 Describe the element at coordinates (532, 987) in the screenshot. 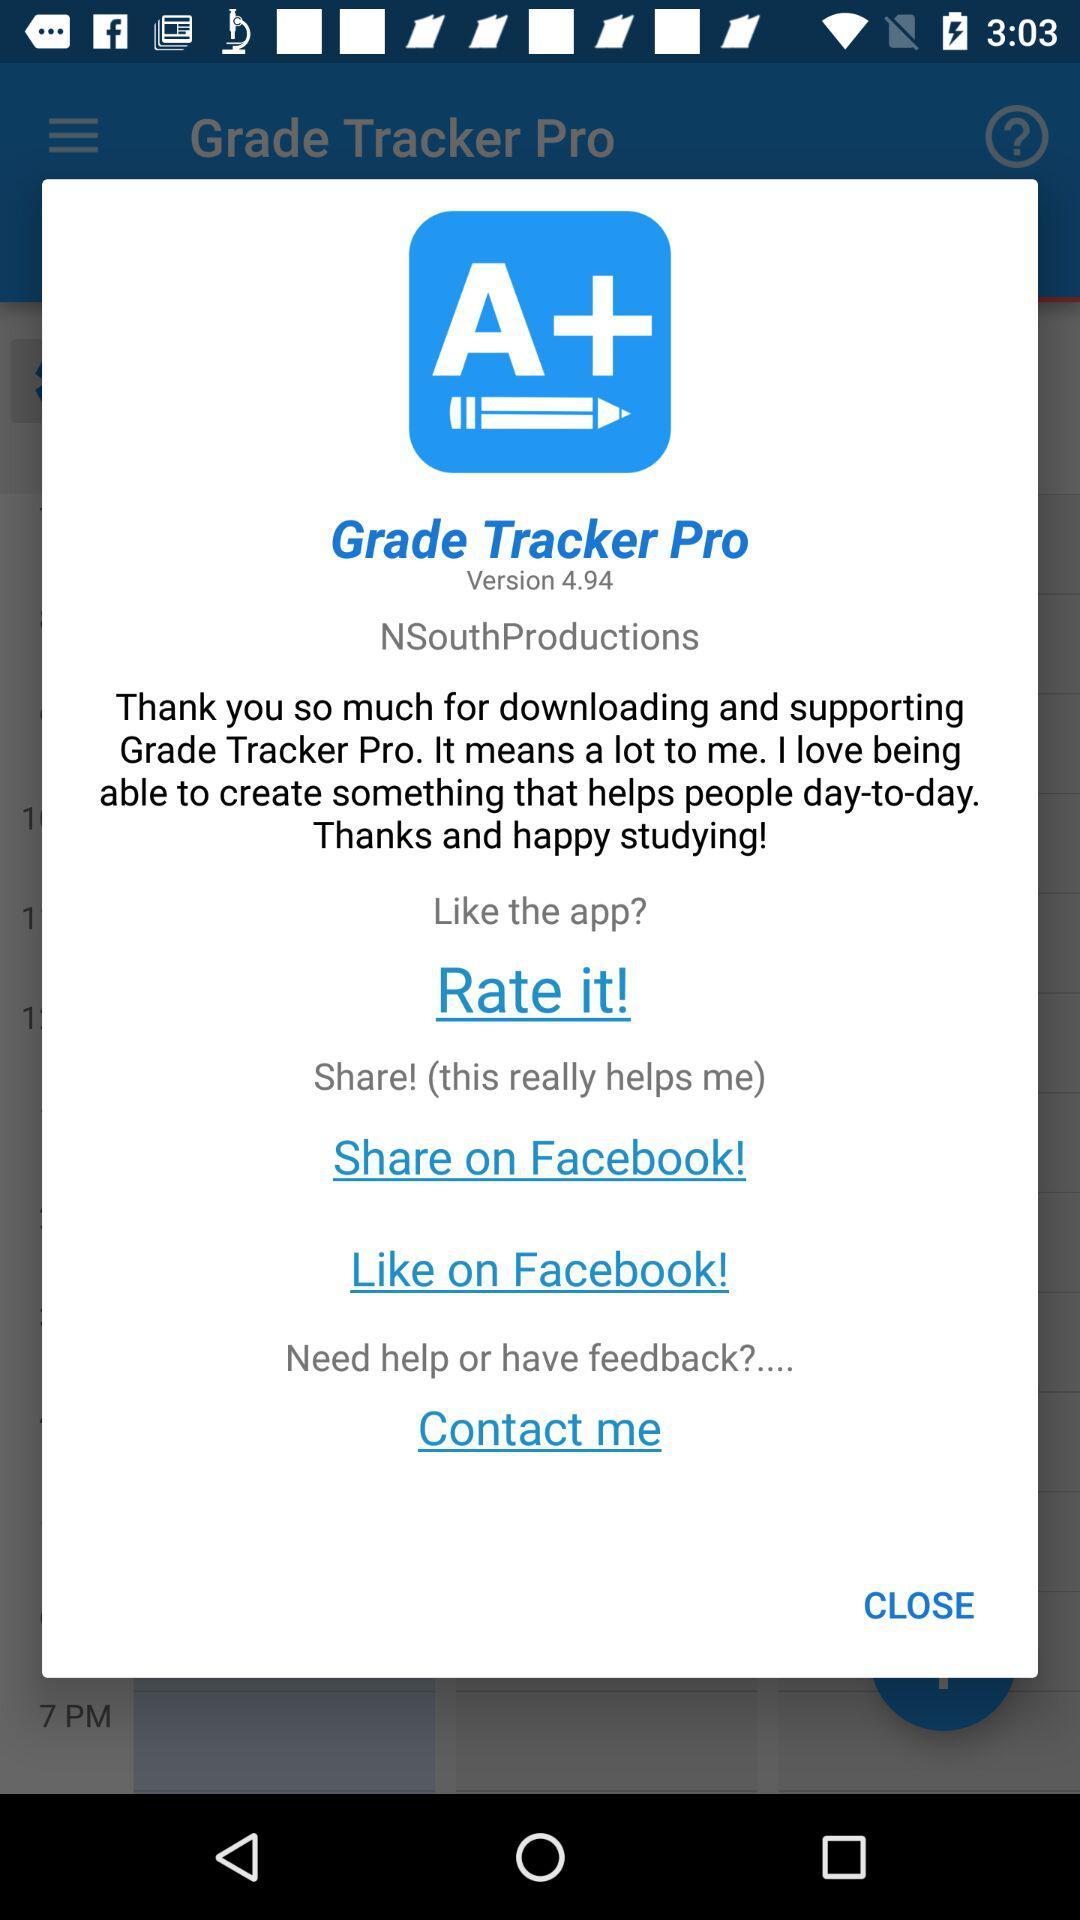

I see `the rate it! icon` at that location.